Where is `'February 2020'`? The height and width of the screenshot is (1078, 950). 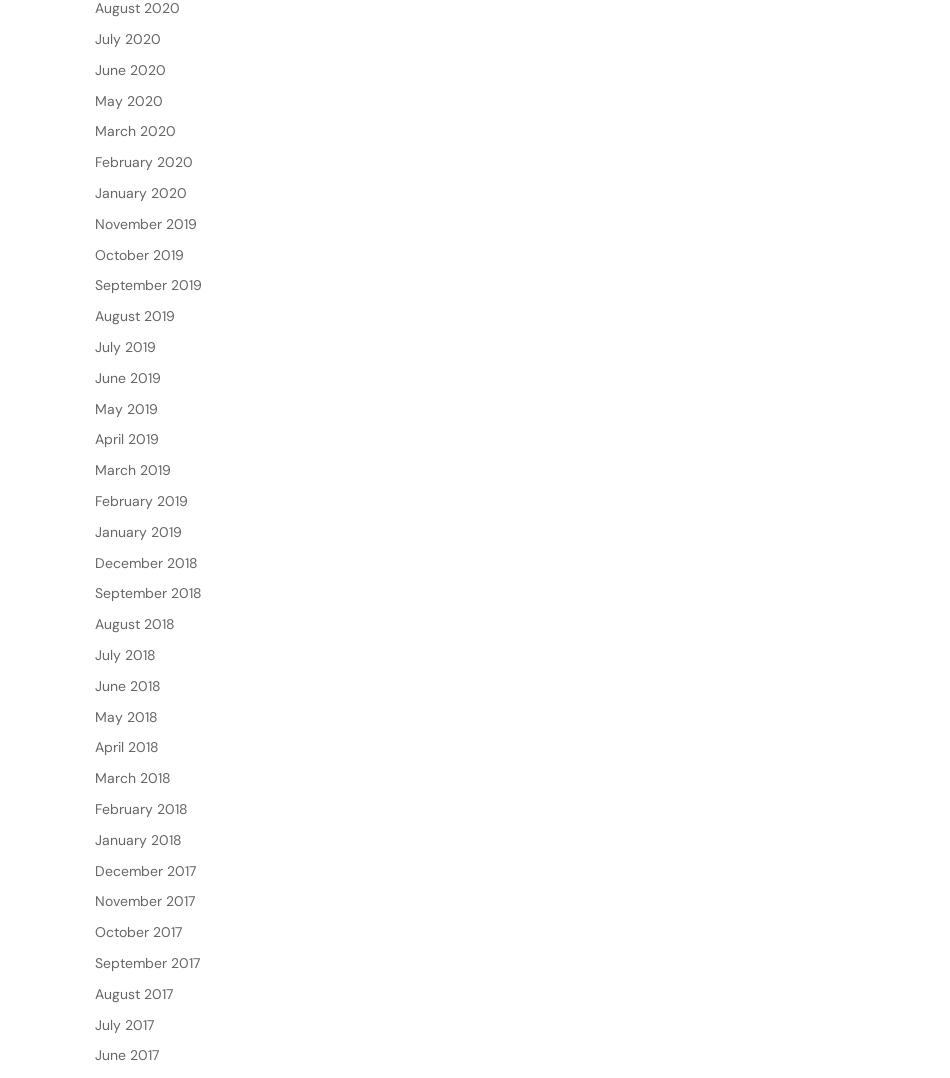 'February 2020' is located at coordinates (95, 225).